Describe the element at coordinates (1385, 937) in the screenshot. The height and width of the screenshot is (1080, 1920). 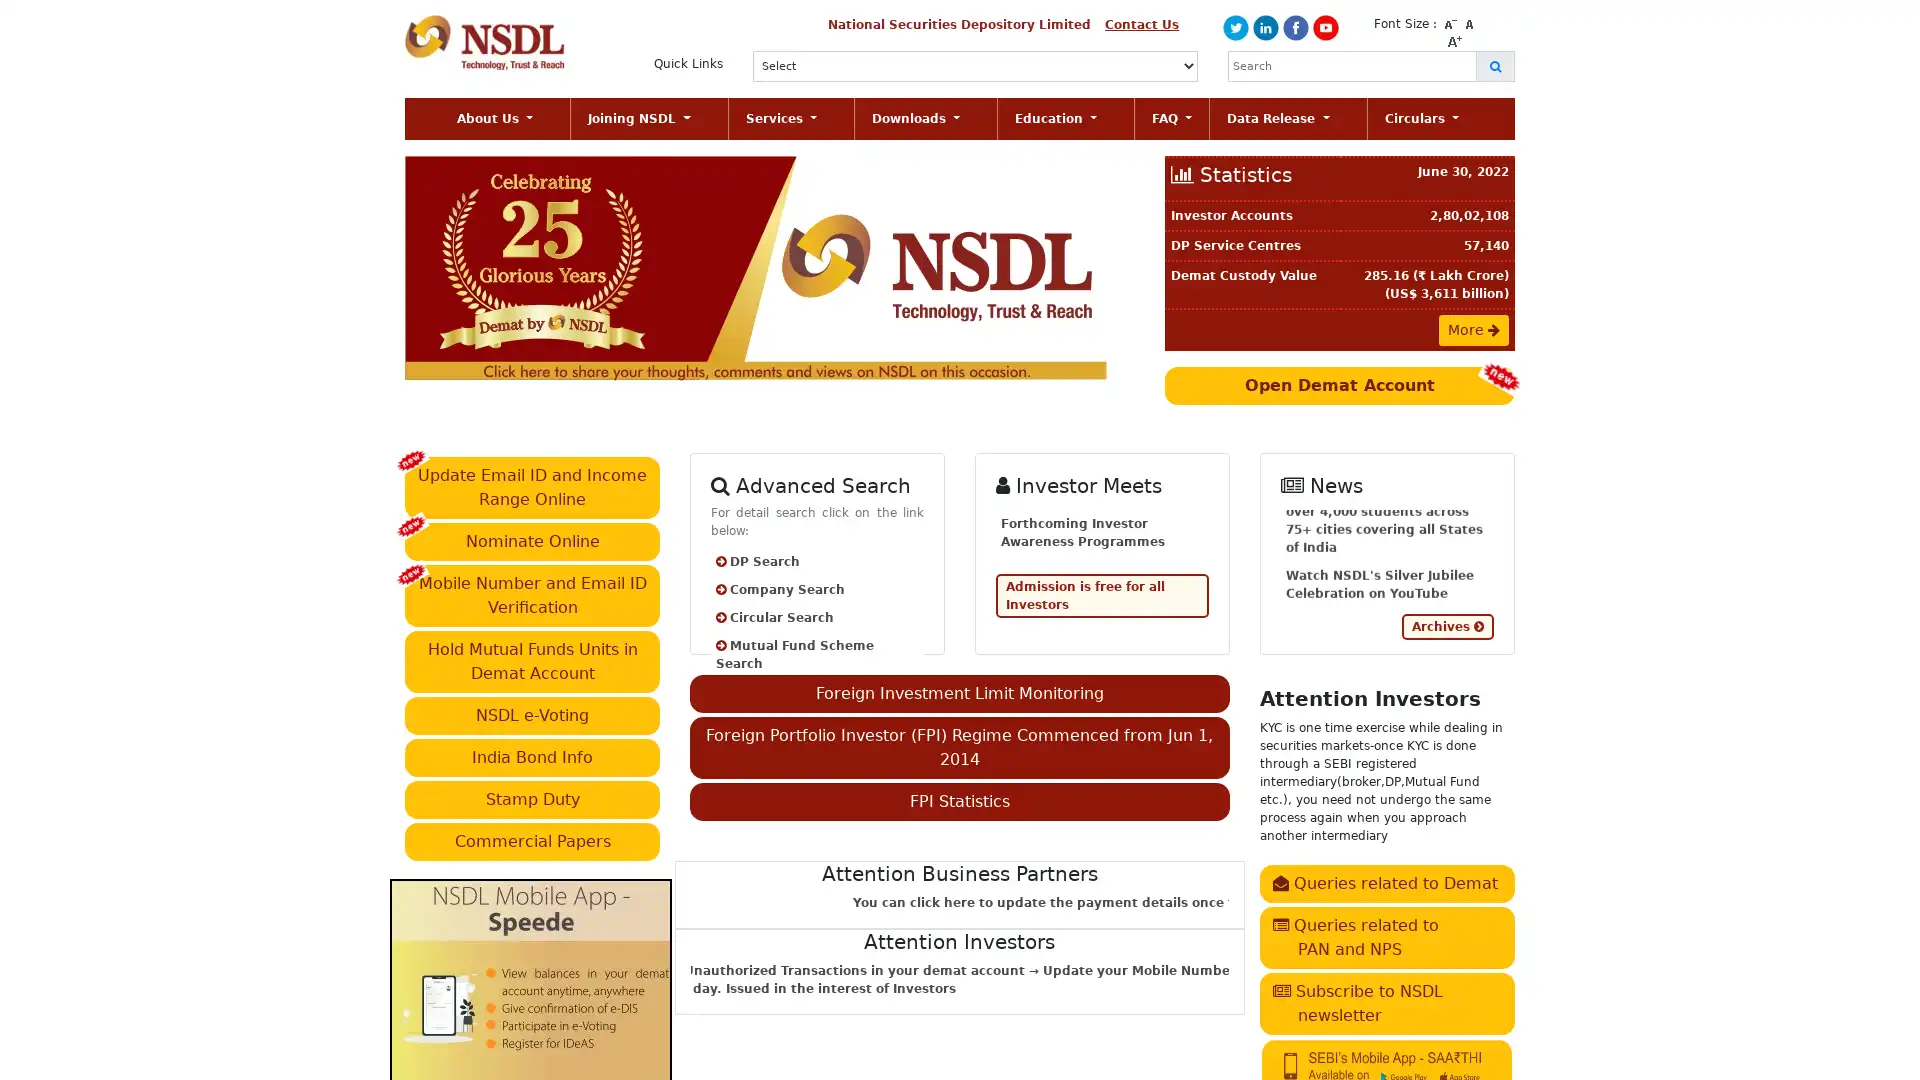
I see `Queries related to            PAN and NPS` at that location.